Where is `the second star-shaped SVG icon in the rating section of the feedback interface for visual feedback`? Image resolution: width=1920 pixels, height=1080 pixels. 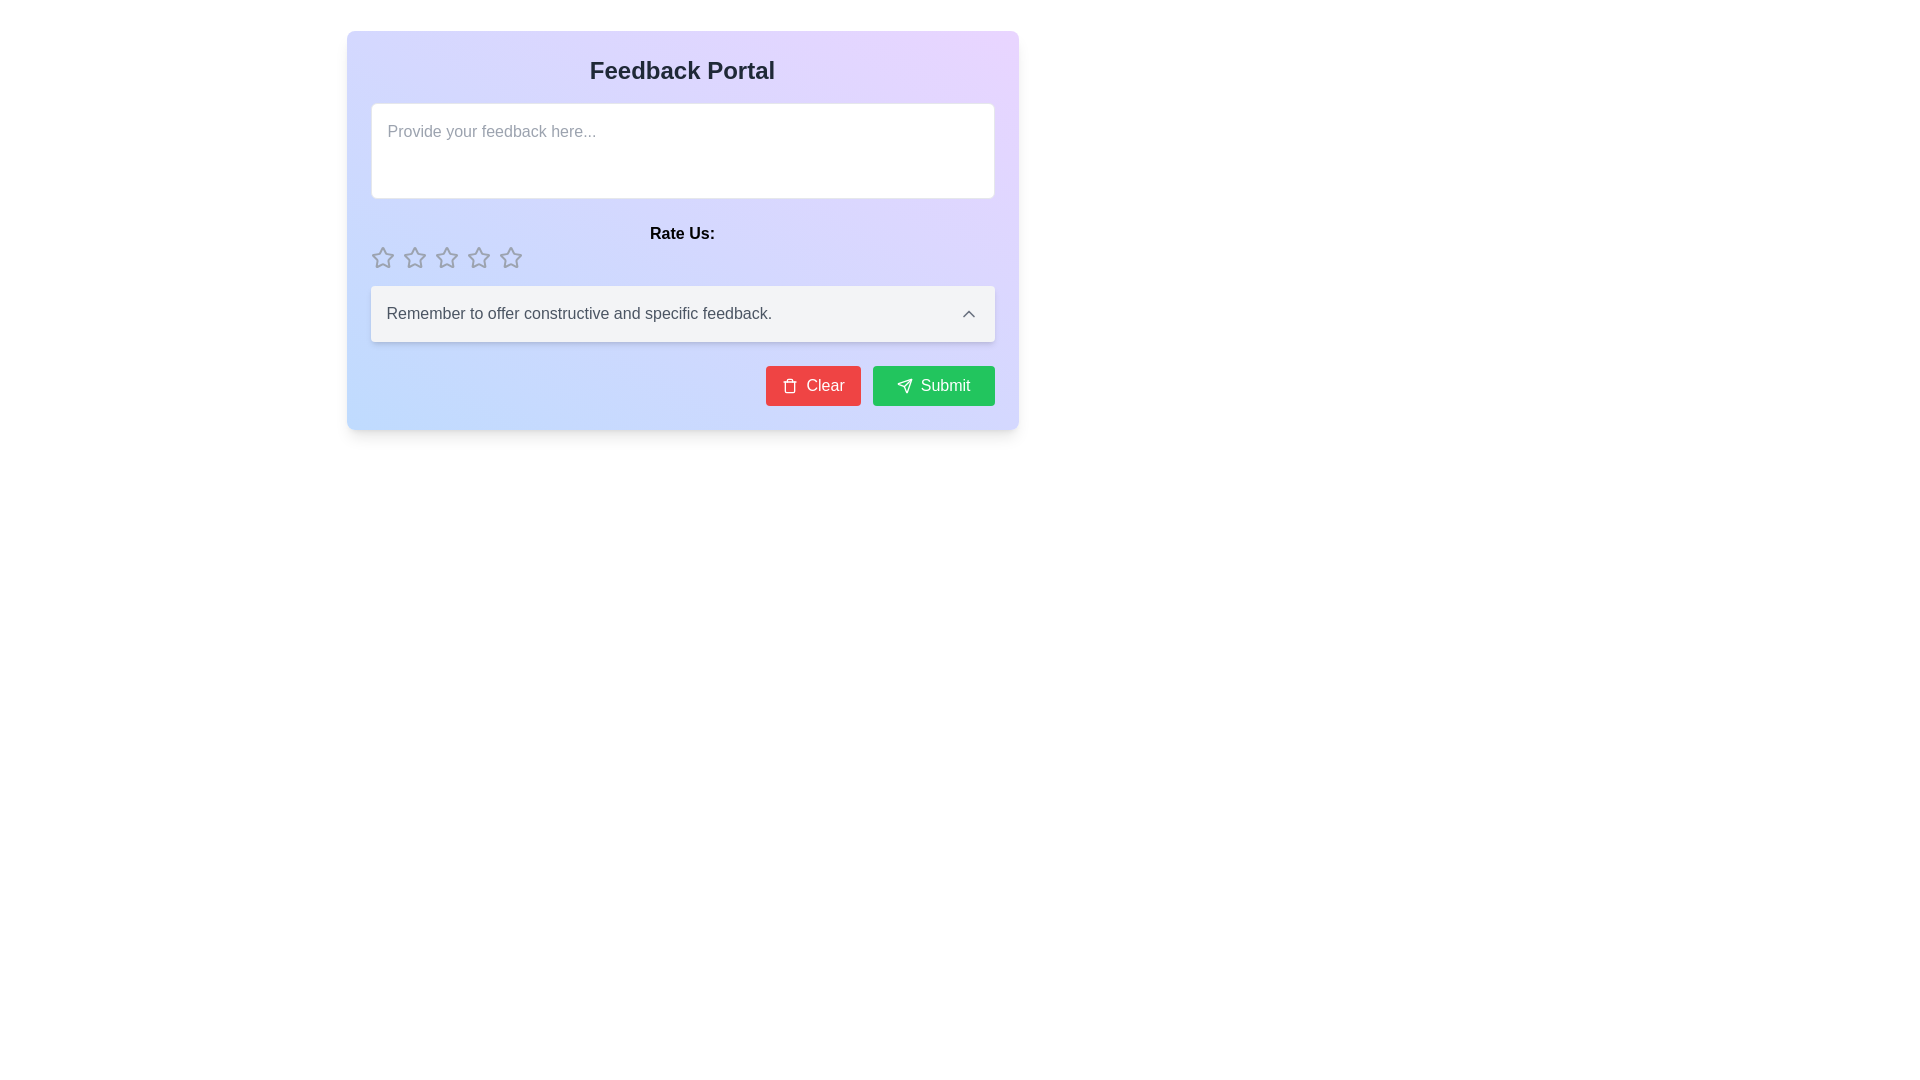 the second star-shaped SVG icon in the rating section of the feedback interface for visual feedback is located at coordinates (413, 256).